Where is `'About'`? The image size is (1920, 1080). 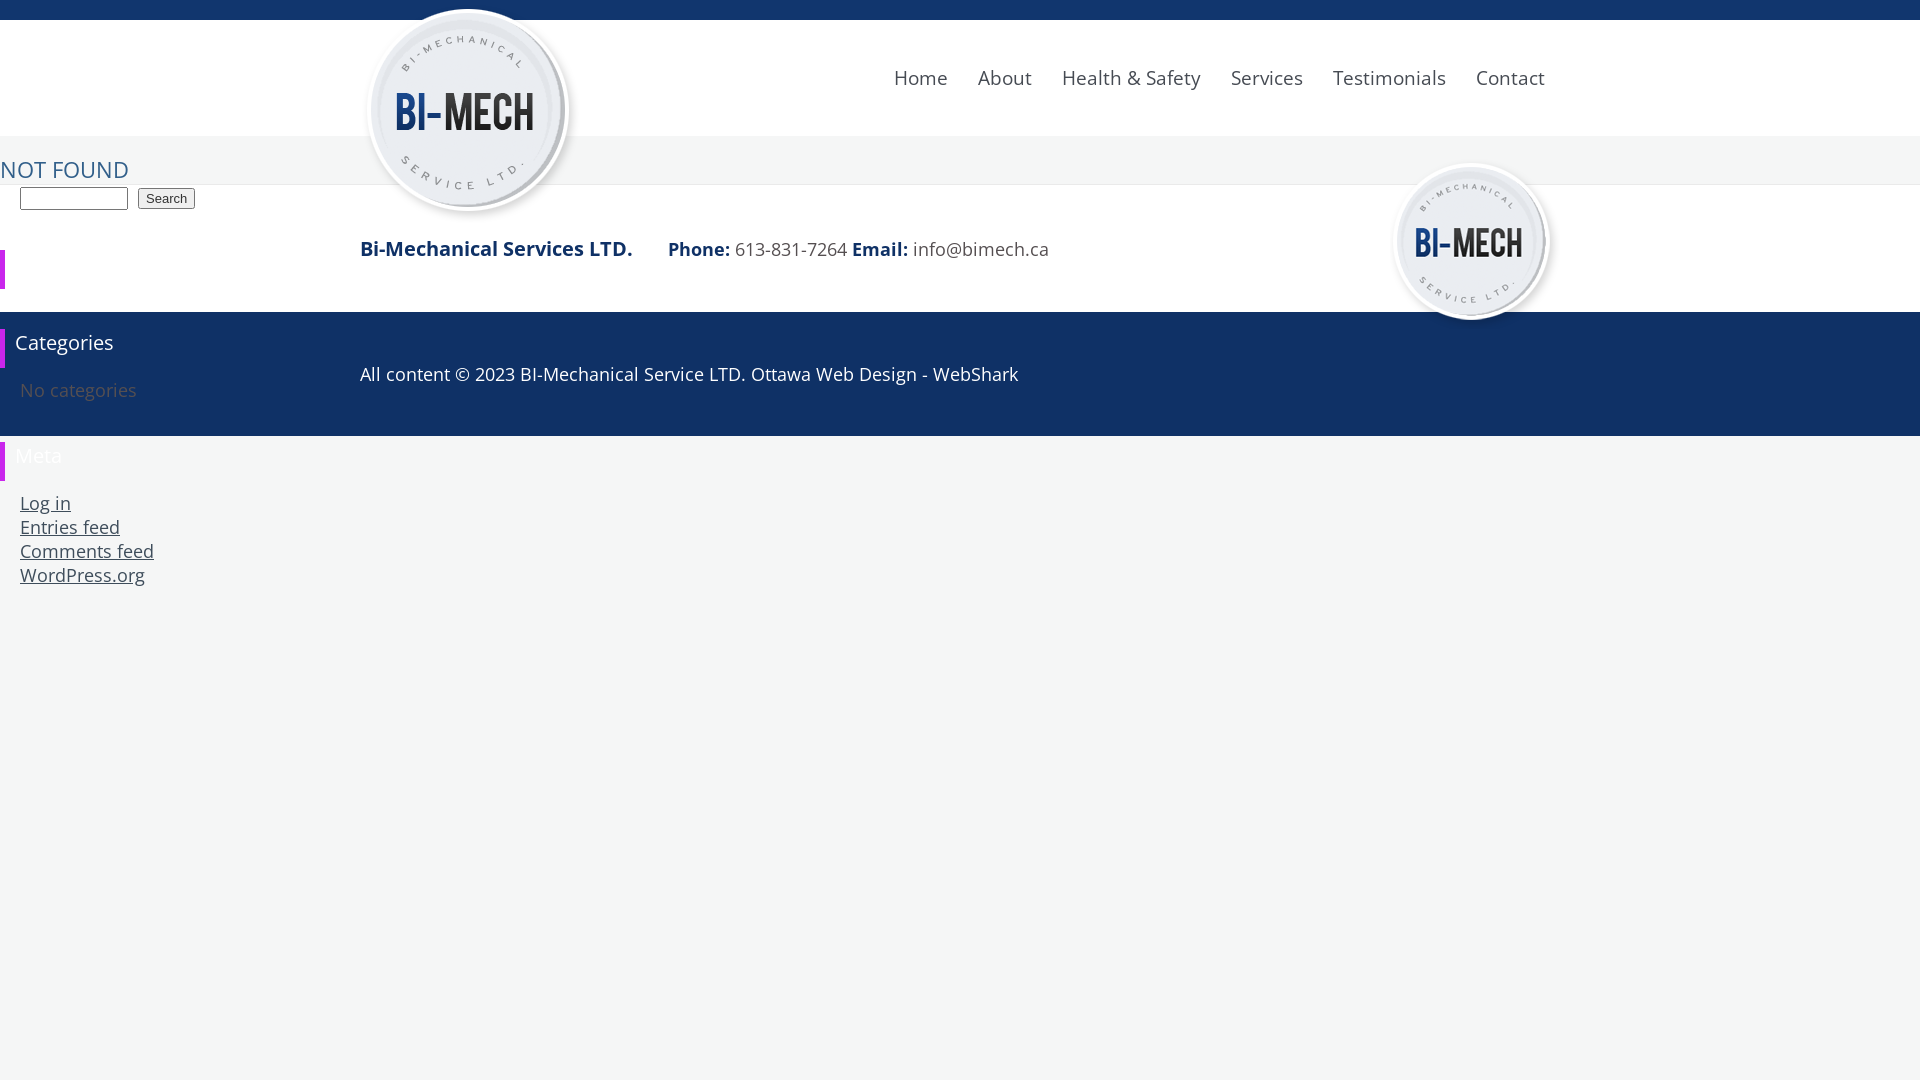
'About' is located at coordinates (1004, 76).